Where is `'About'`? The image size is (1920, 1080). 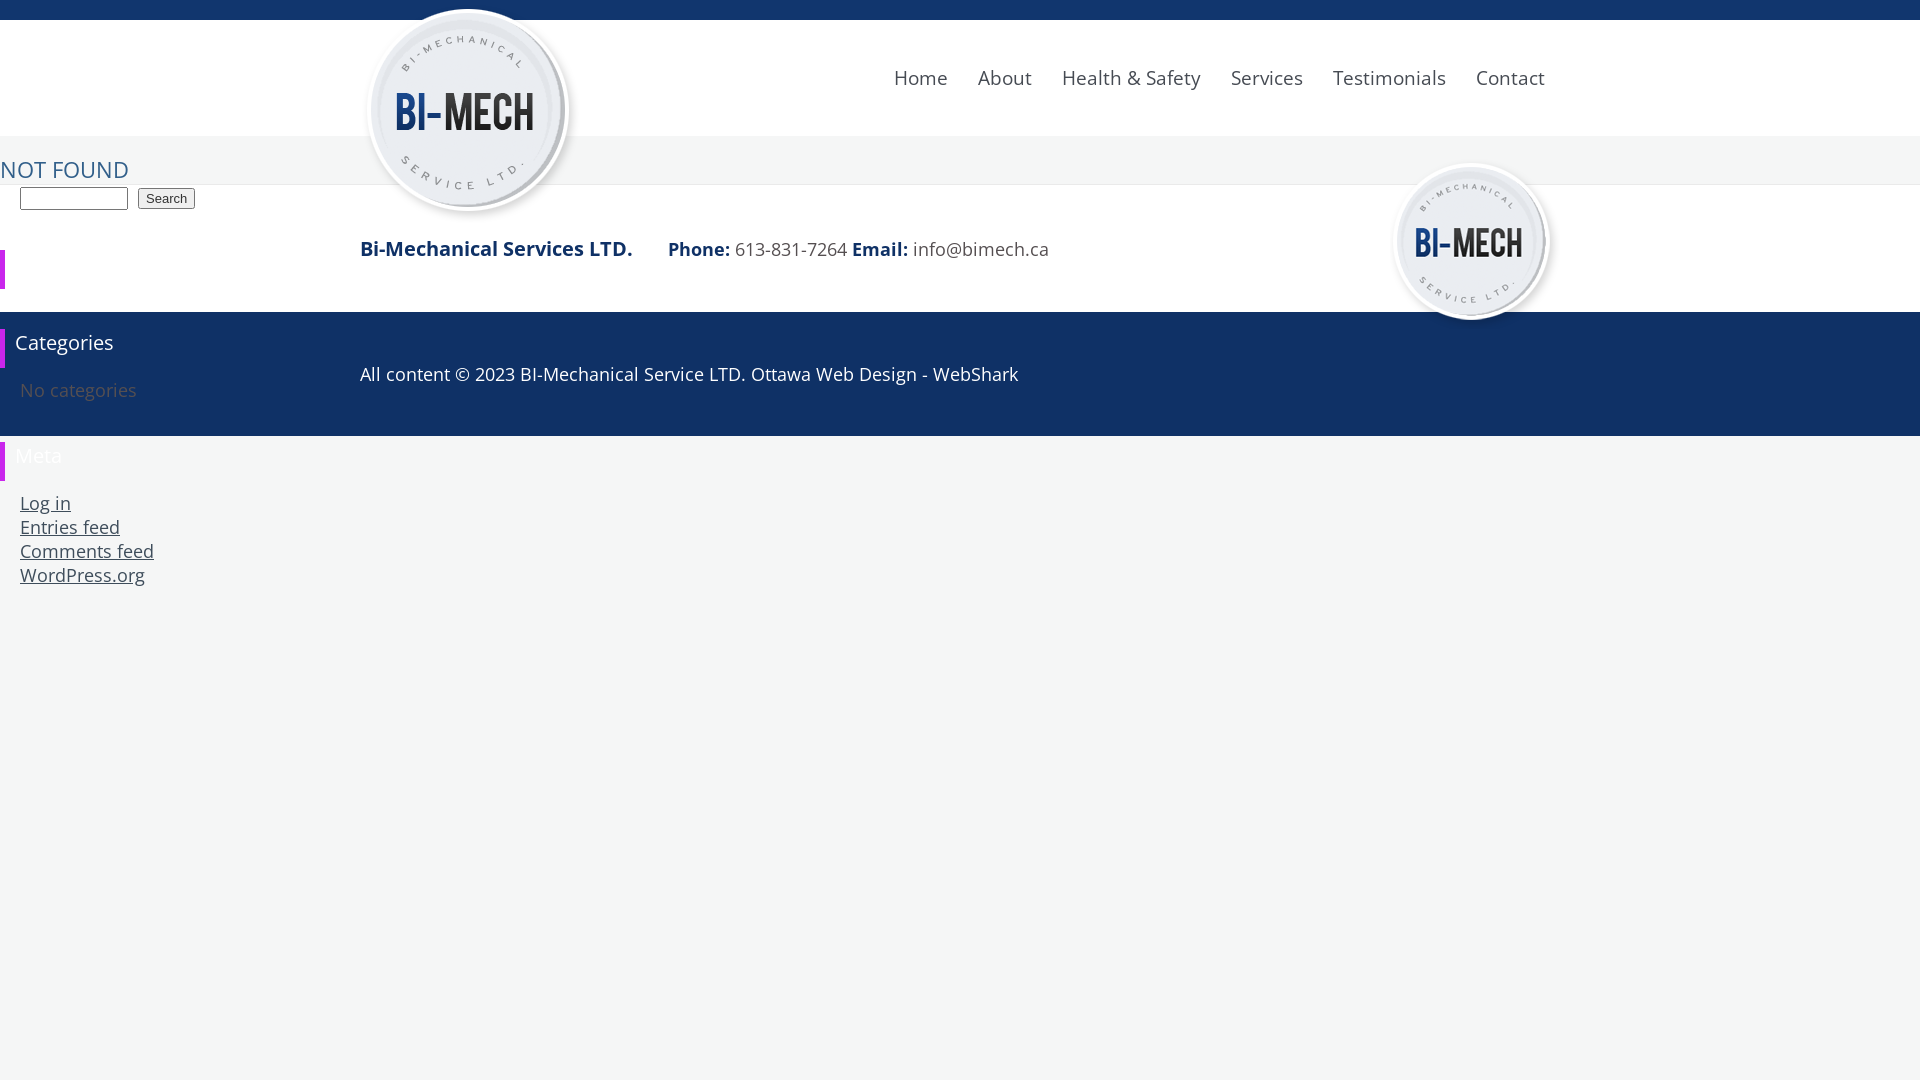
'About' is located at coordinates (1004, 76).